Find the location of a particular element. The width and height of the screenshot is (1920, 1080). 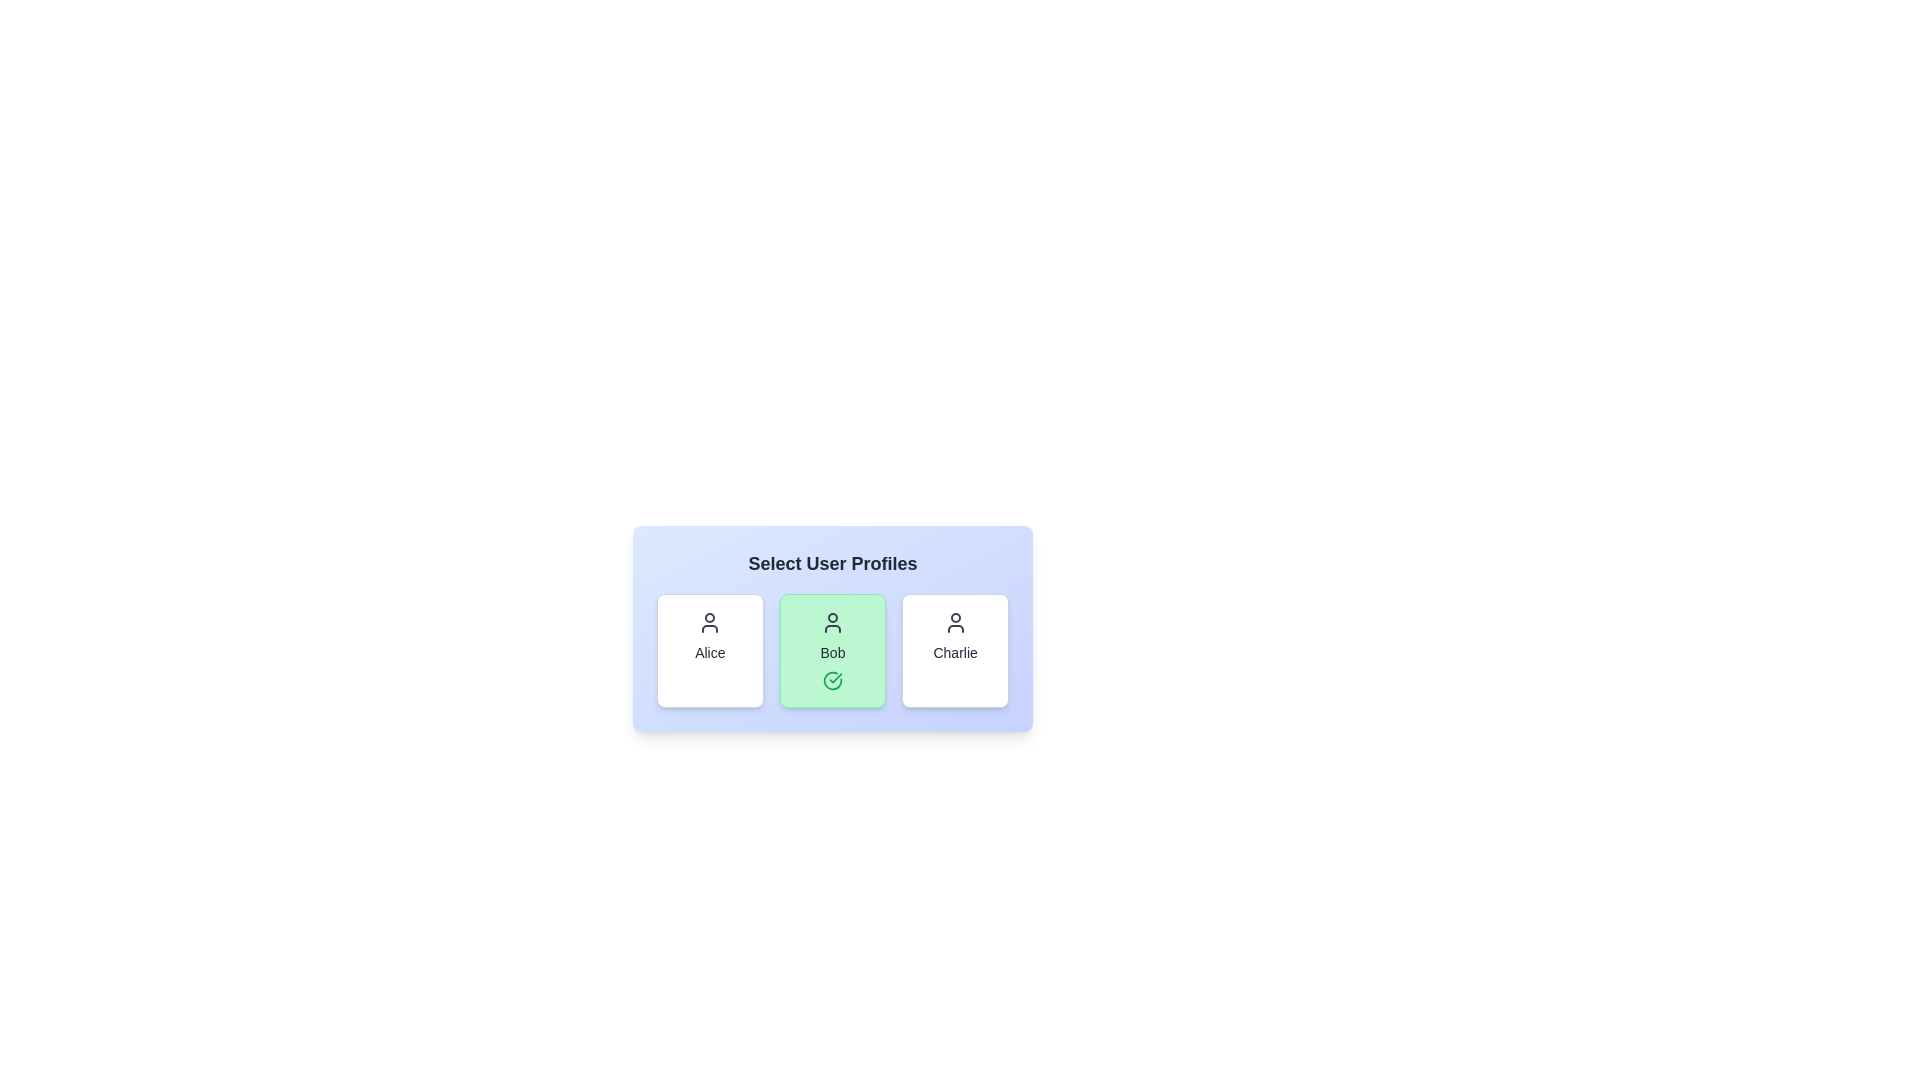

the user profile card for Charlie is located at coordinates (954, 651).